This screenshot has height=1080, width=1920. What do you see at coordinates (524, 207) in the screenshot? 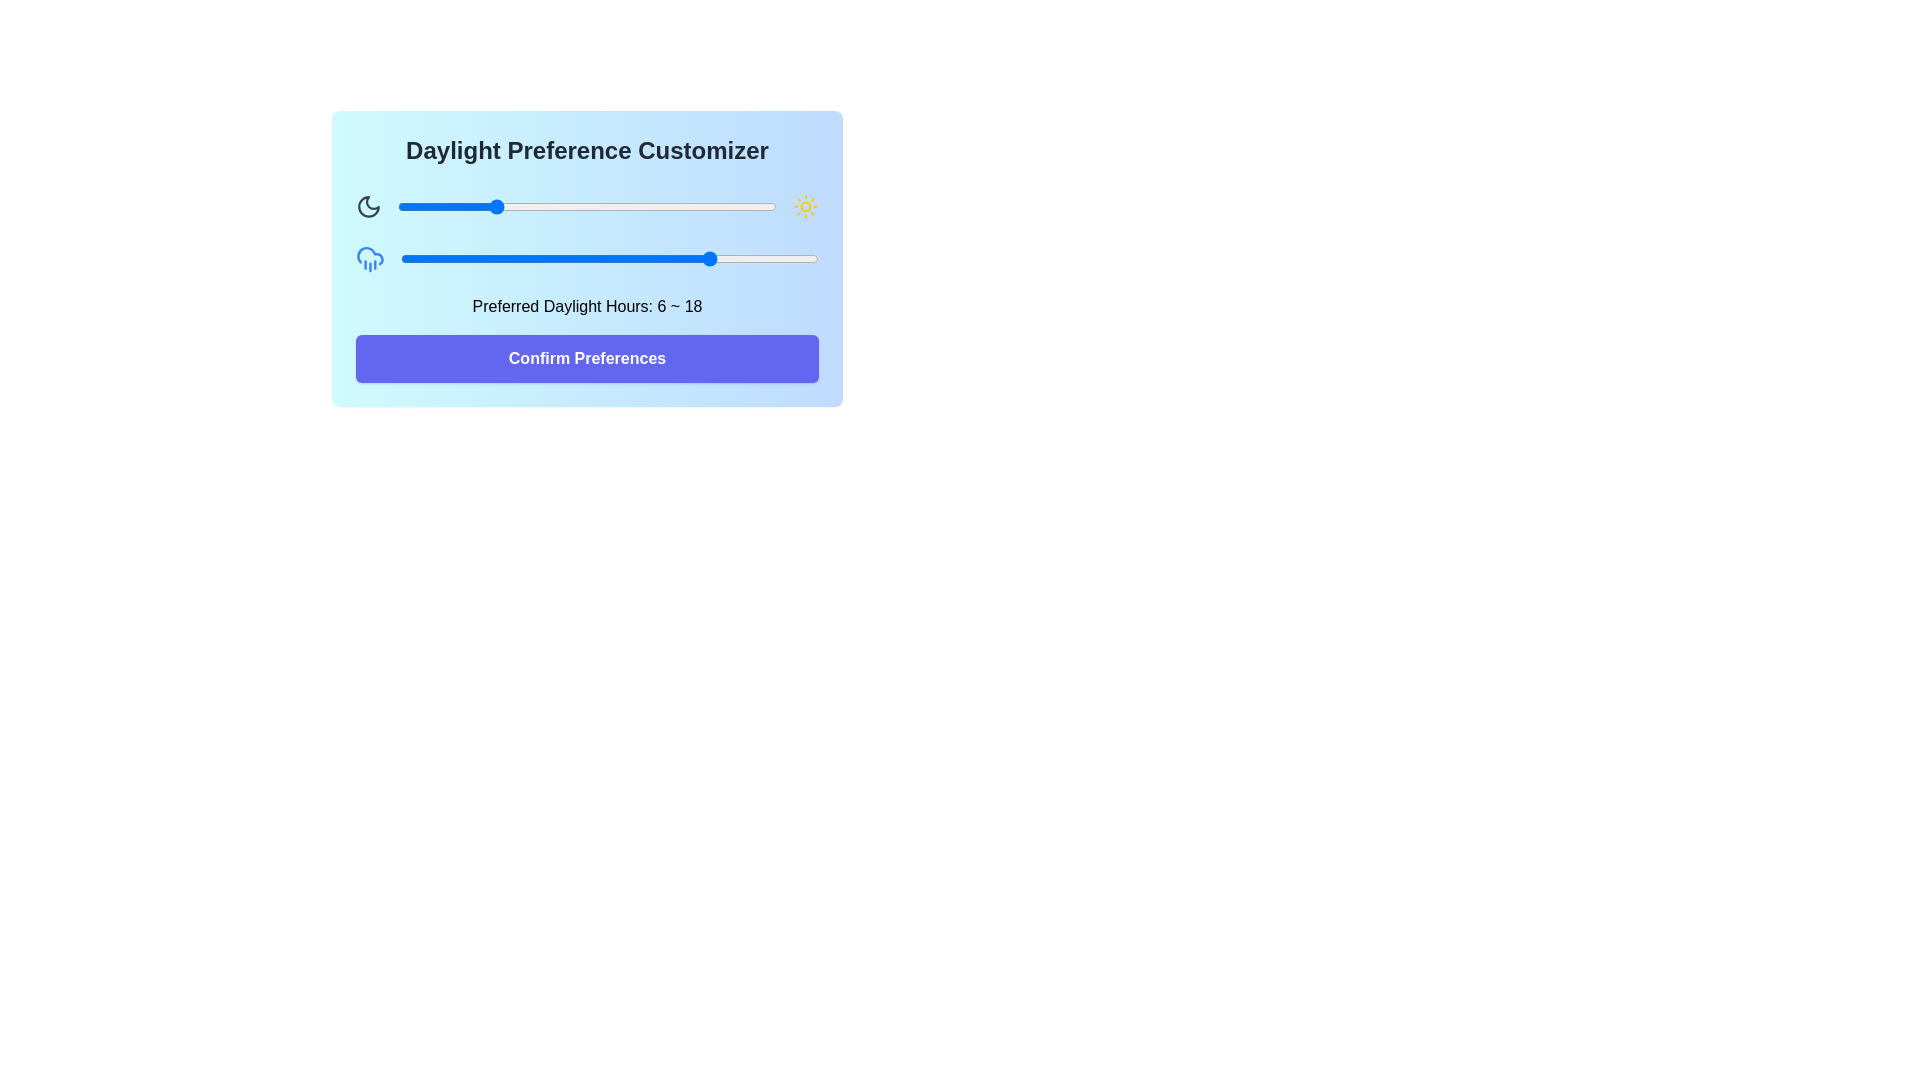
I see `the daylight hours` at bounding box center [524, 207].